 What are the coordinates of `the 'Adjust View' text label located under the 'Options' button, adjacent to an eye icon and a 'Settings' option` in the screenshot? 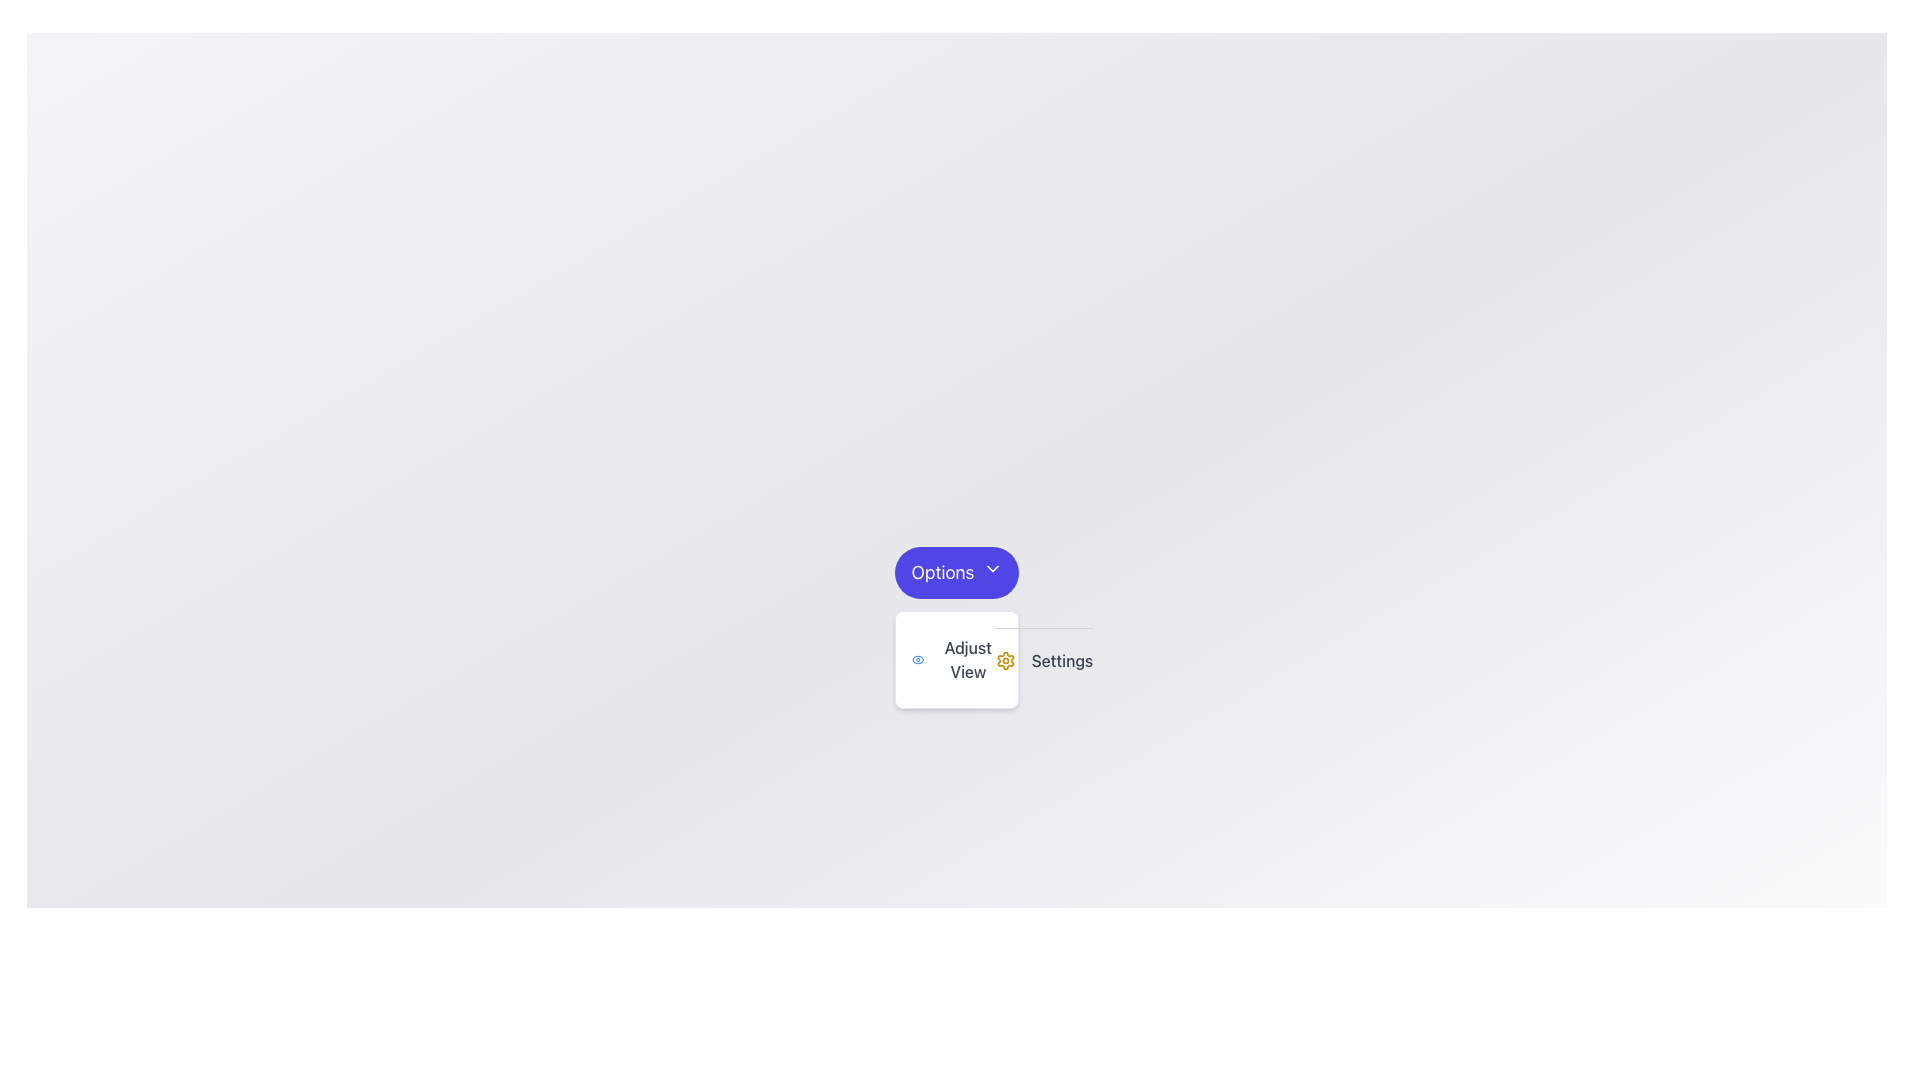 It's located at (968, 659).